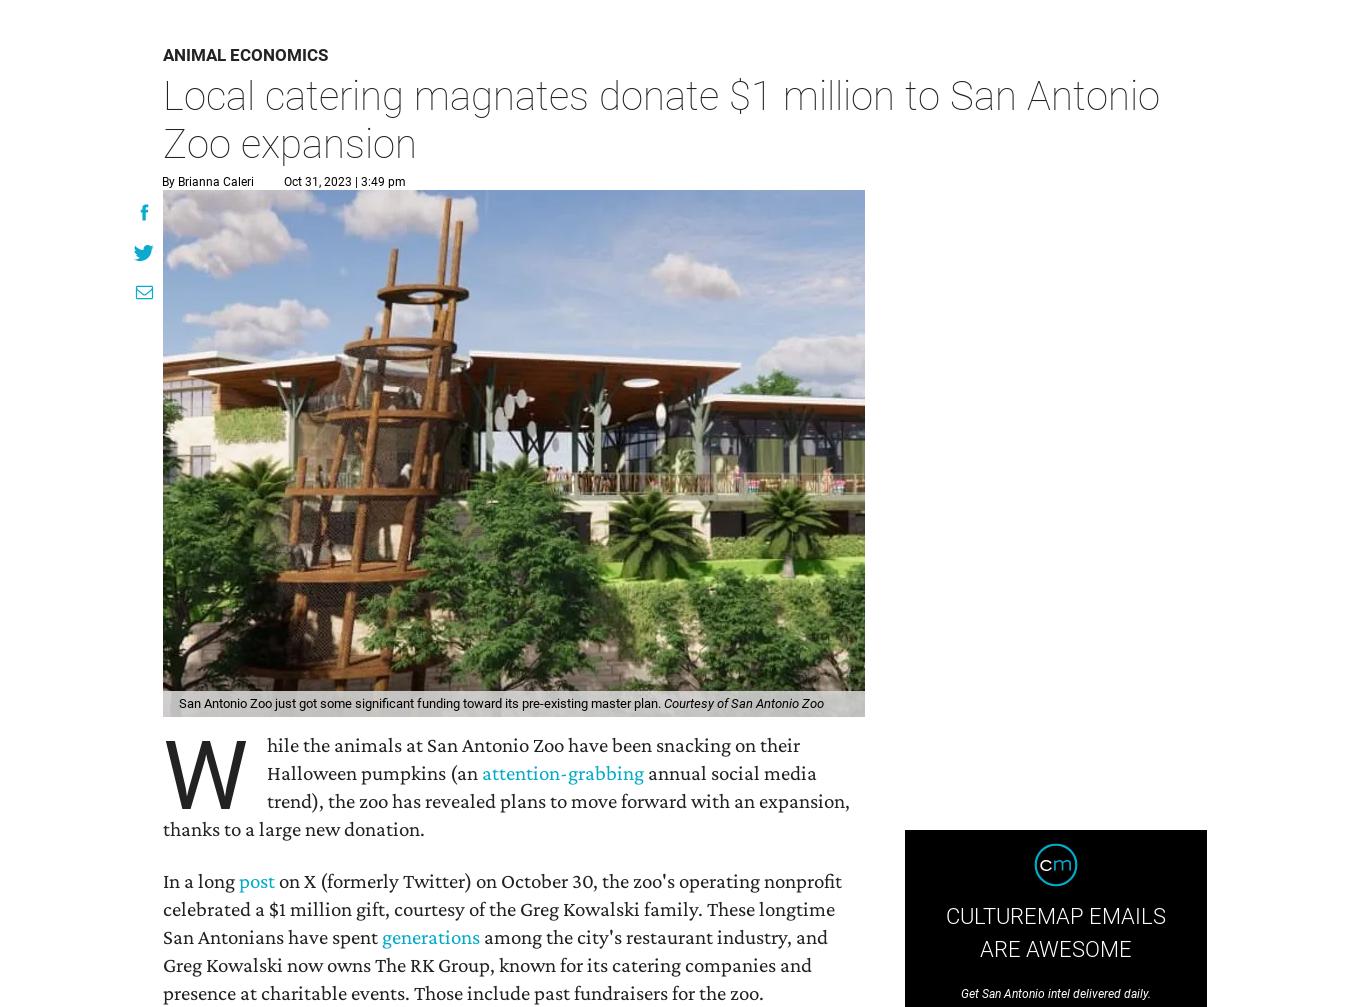  I want to click on 'post', so click(256, 879).